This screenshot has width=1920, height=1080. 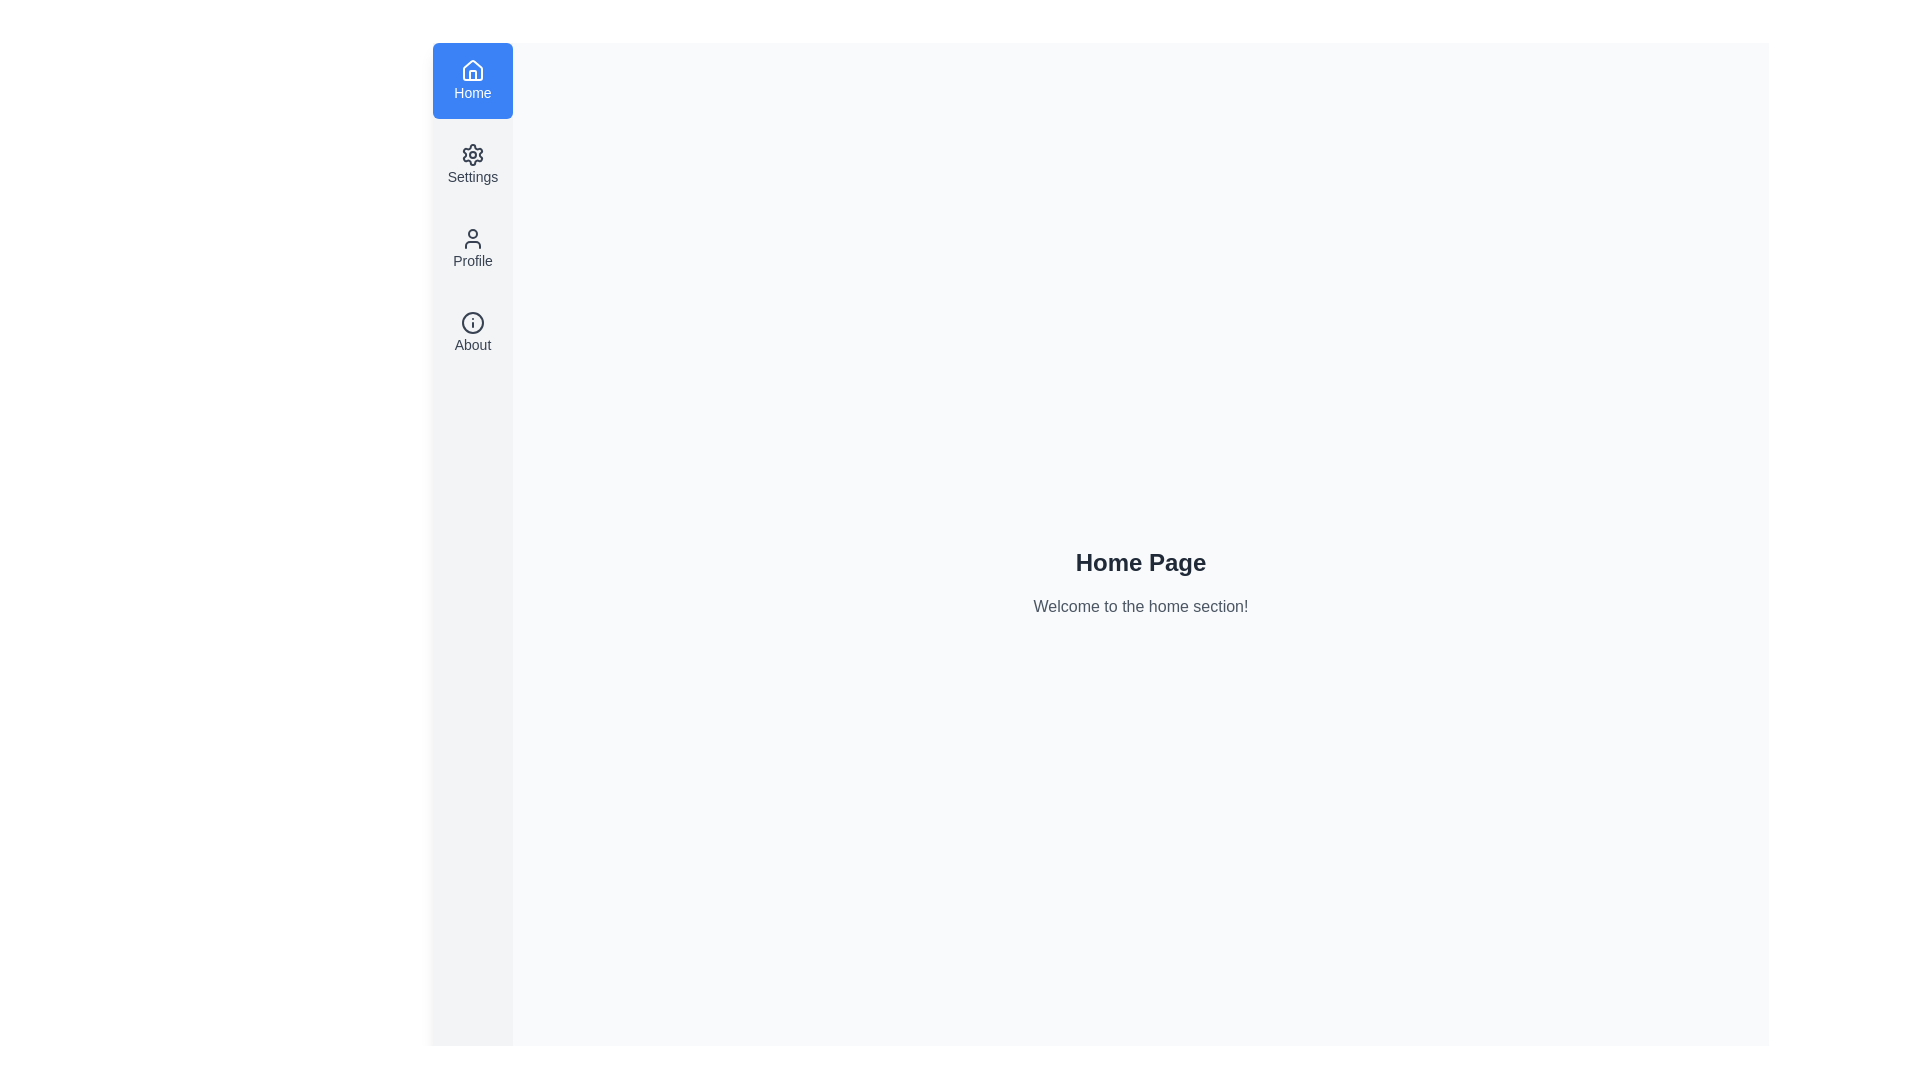 What do you see at coordinates (472, 248) in the screenshot?
I see `the menu option Profile to preview its content` at bounding box center [472, 248].